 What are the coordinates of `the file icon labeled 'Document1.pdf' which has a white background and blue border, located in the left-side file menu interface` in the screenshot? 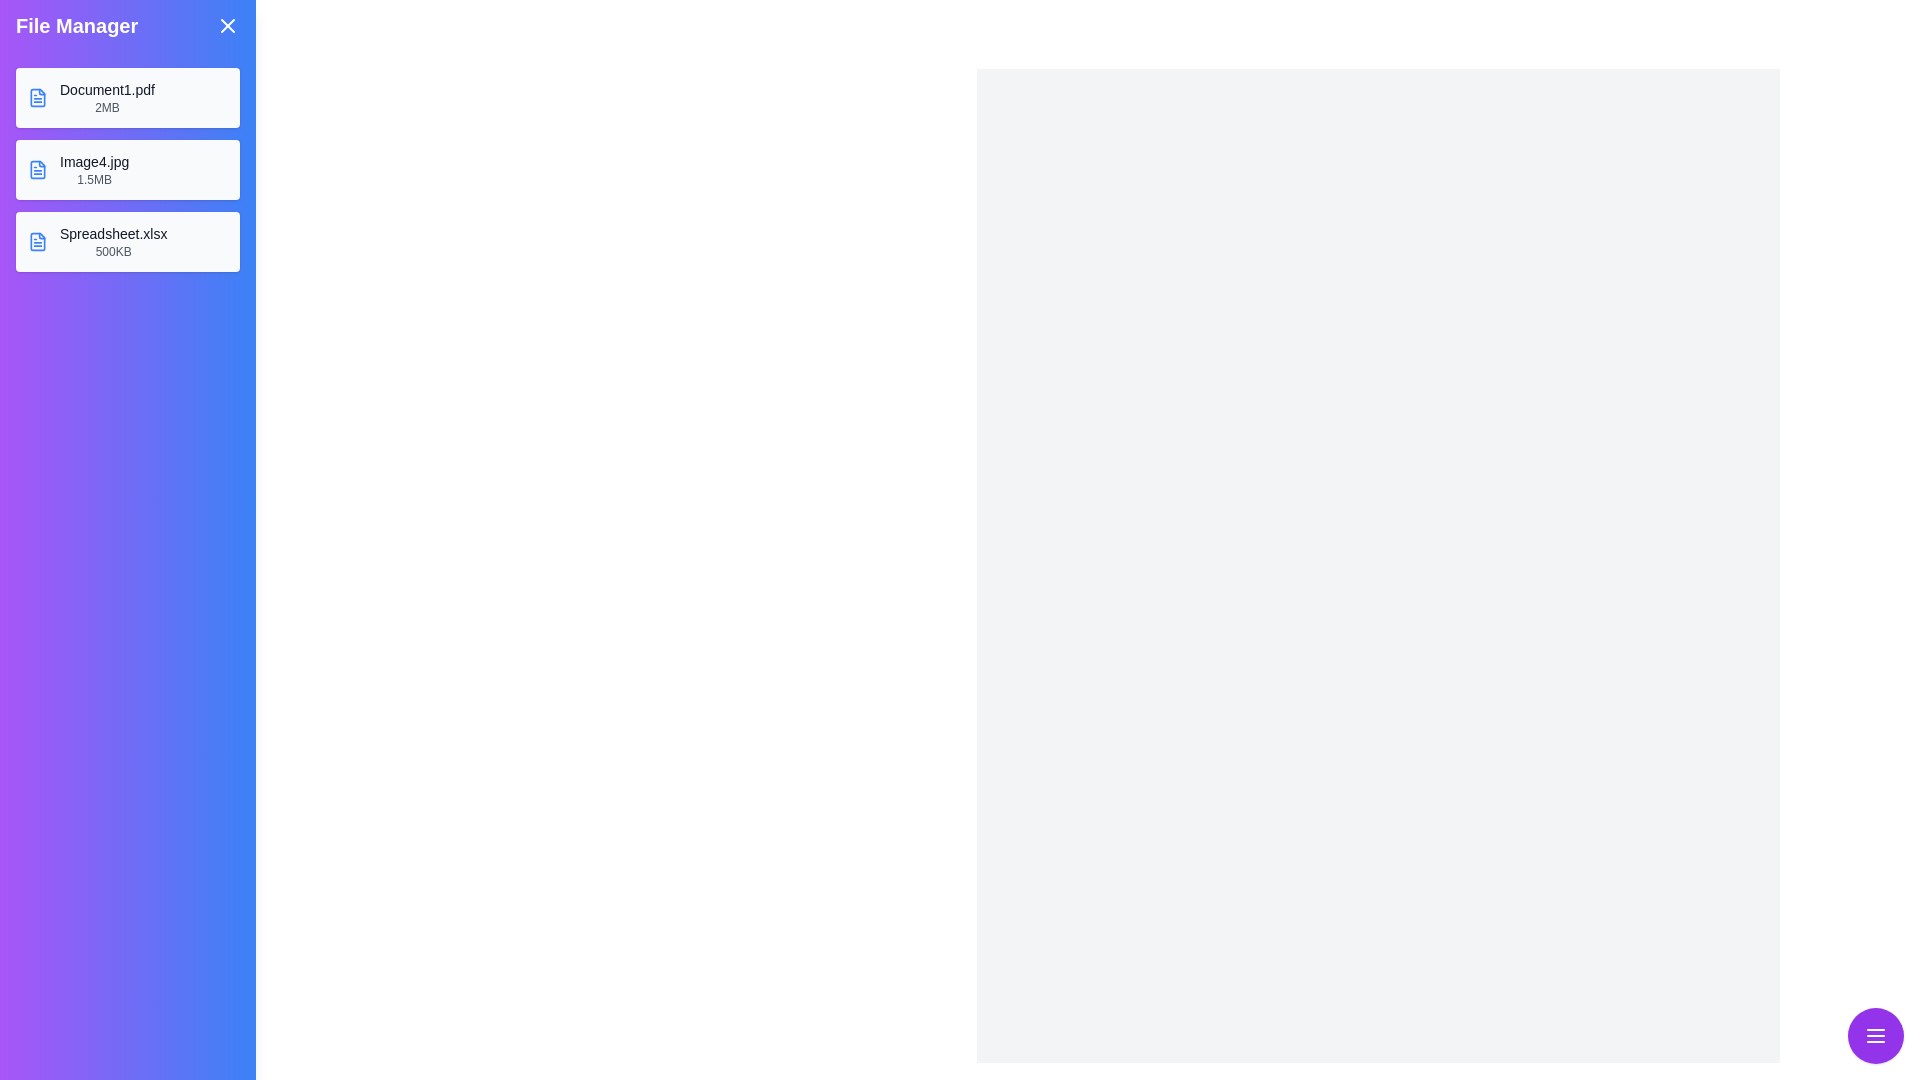 It's located at (38, 97).